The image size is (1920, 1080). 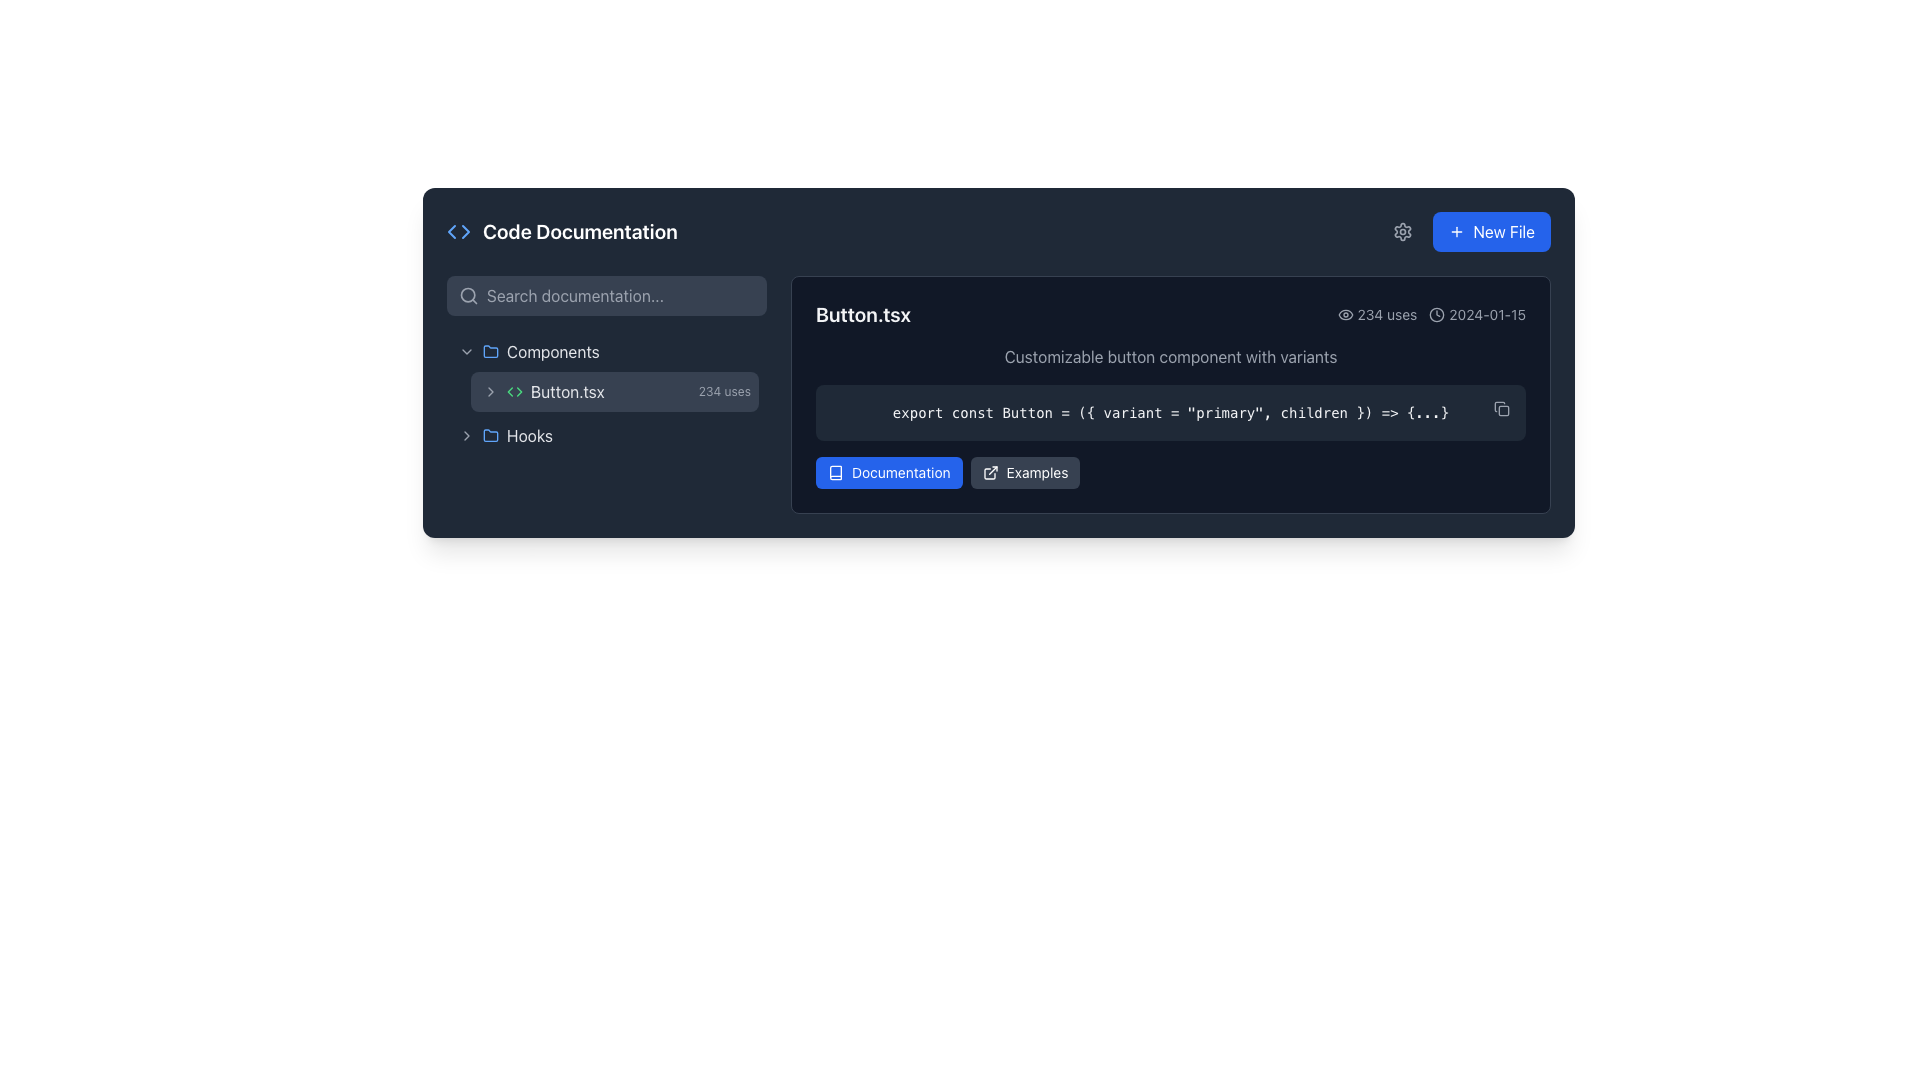 What do you see at coordinates (490, 434) in the screenshot?
I see `the folder icon representing the 'Hooks' entry in the options list, which visually cues the concept of a folder or directory` at bounding box center [490, 434].